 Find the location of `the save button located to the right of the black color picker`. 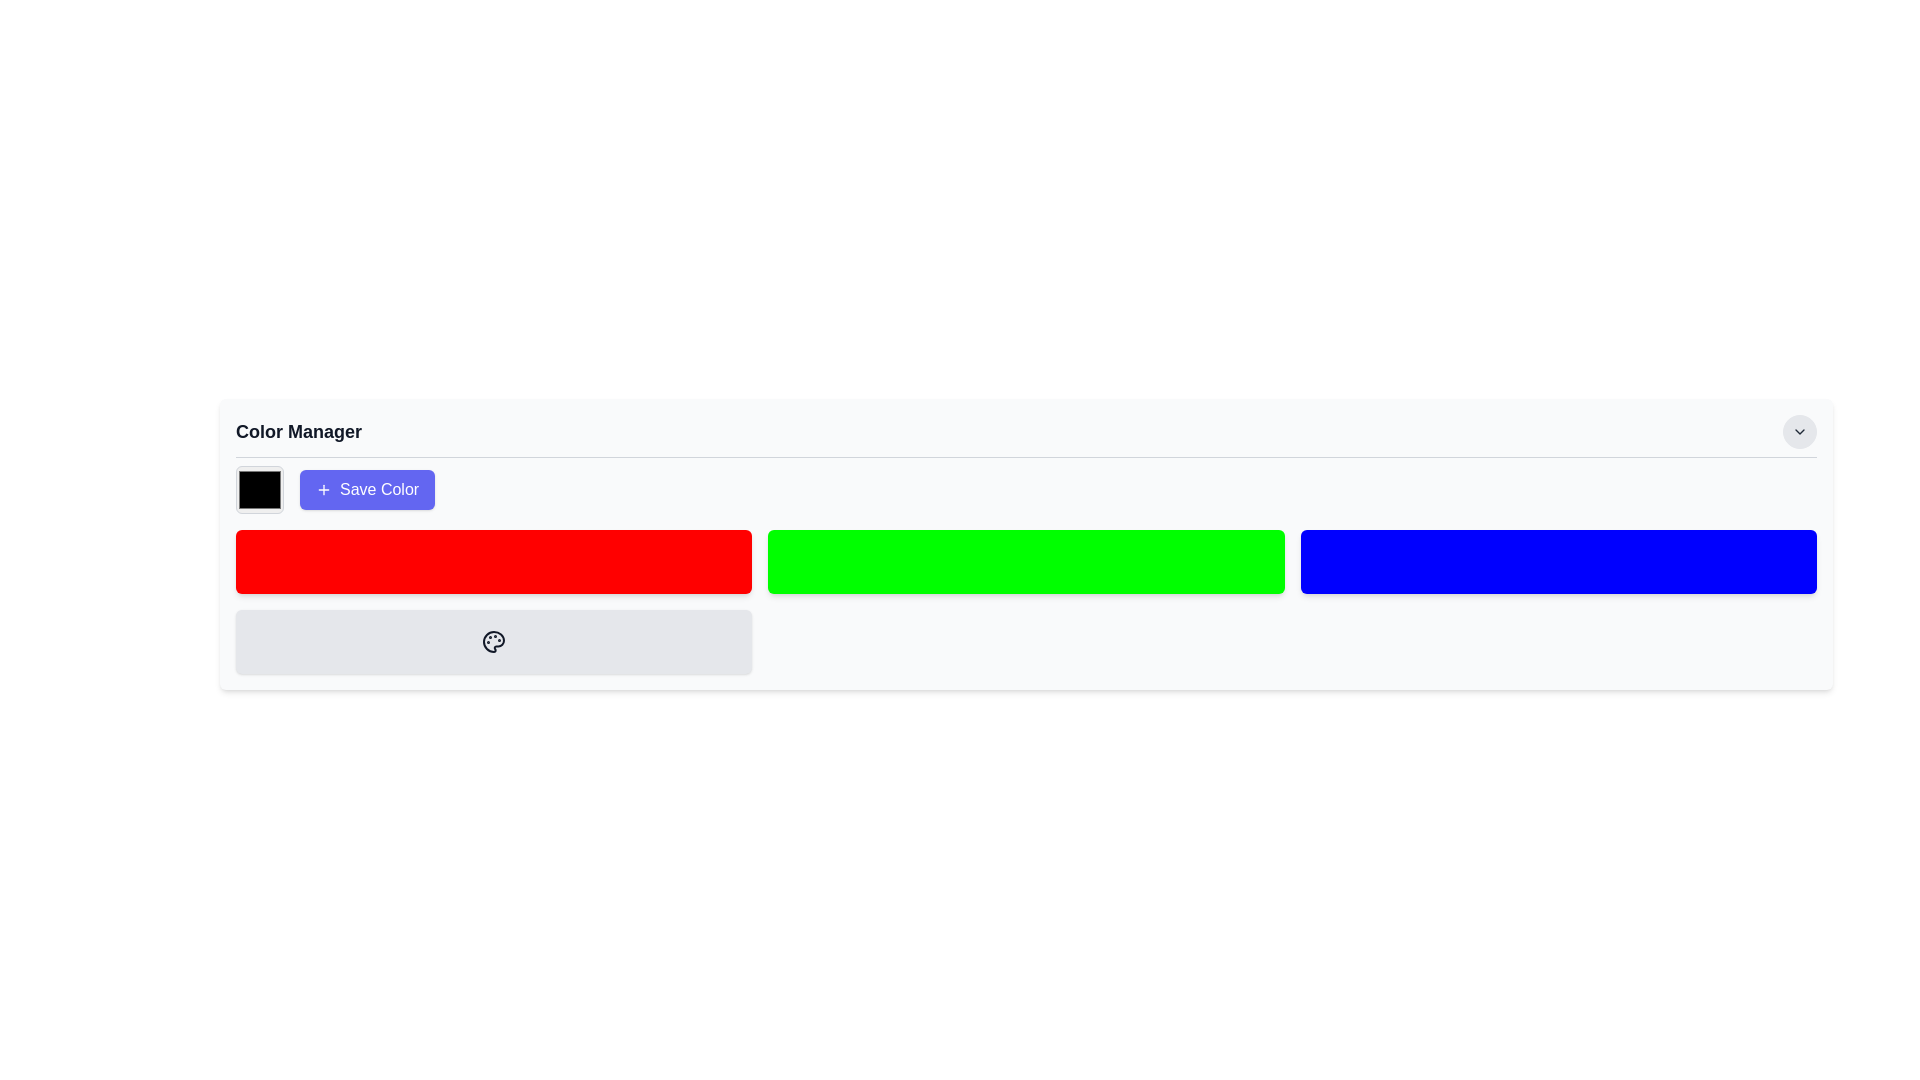

the save button located to the right of the black color picker is located at coordinates (367, 489).